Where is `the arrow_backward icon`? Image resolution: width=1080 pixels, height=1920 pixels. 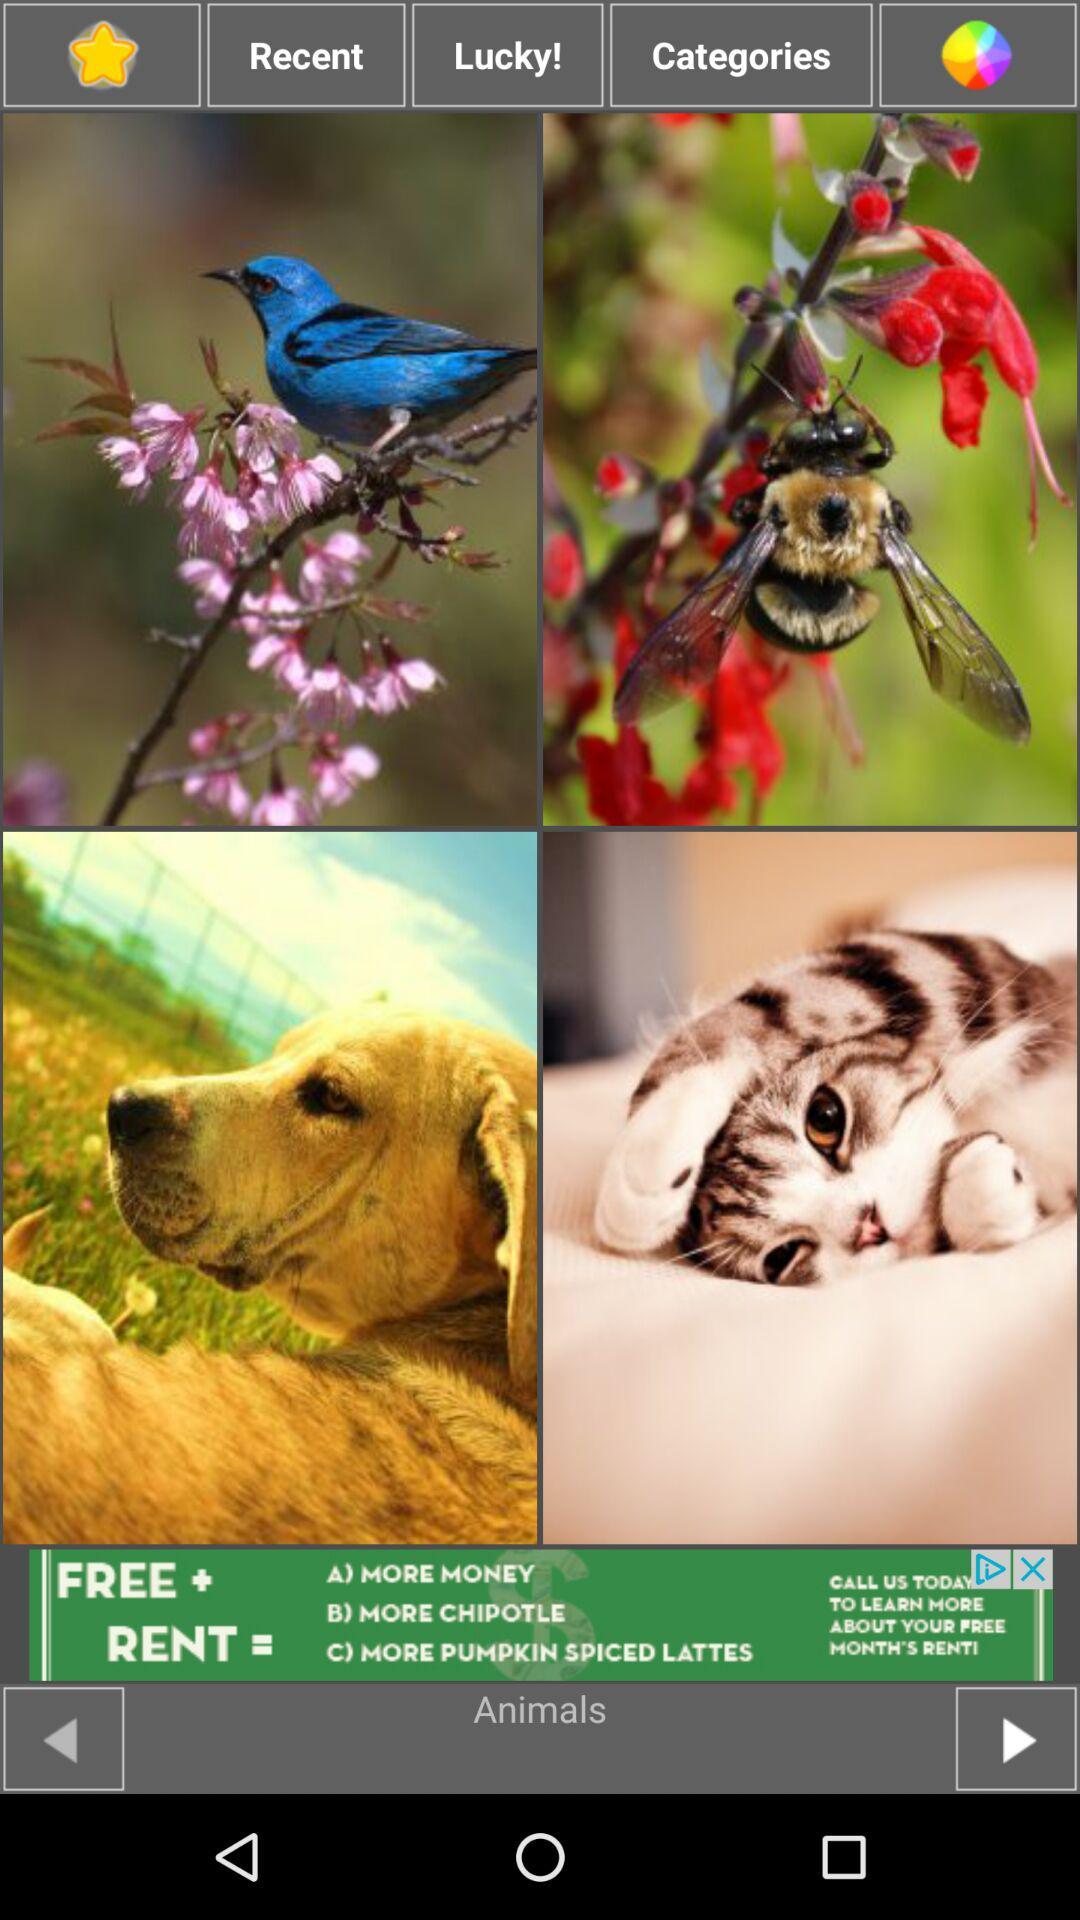 the arrow_backward icon is located at coordinates (62, 1860).